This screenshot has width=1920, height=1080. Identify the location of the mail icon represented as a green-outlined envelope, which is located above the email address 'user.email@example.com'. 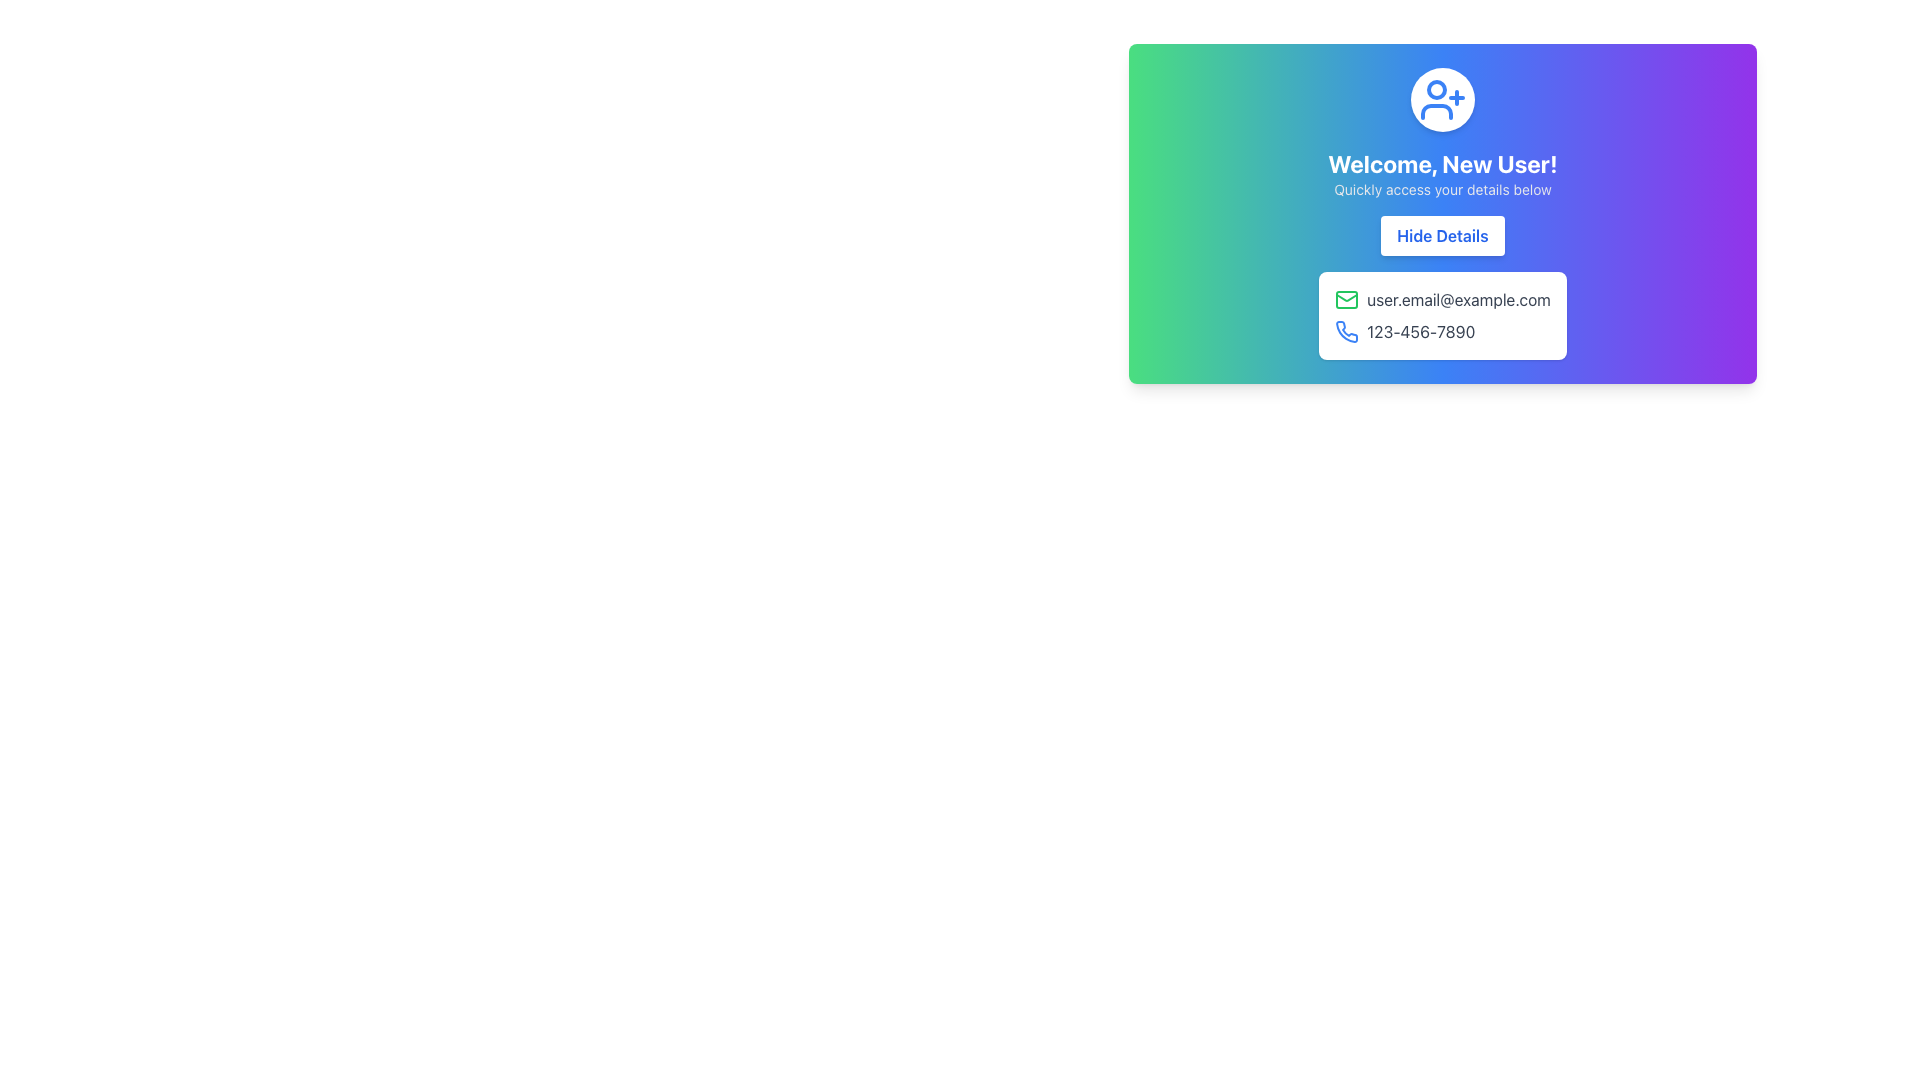
(1347, 300).